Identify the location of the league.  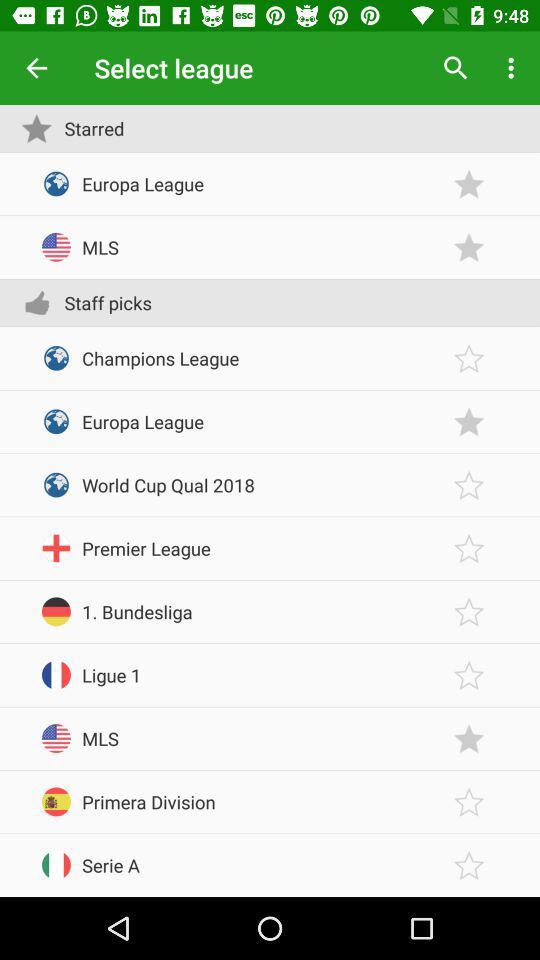
(469, 246).